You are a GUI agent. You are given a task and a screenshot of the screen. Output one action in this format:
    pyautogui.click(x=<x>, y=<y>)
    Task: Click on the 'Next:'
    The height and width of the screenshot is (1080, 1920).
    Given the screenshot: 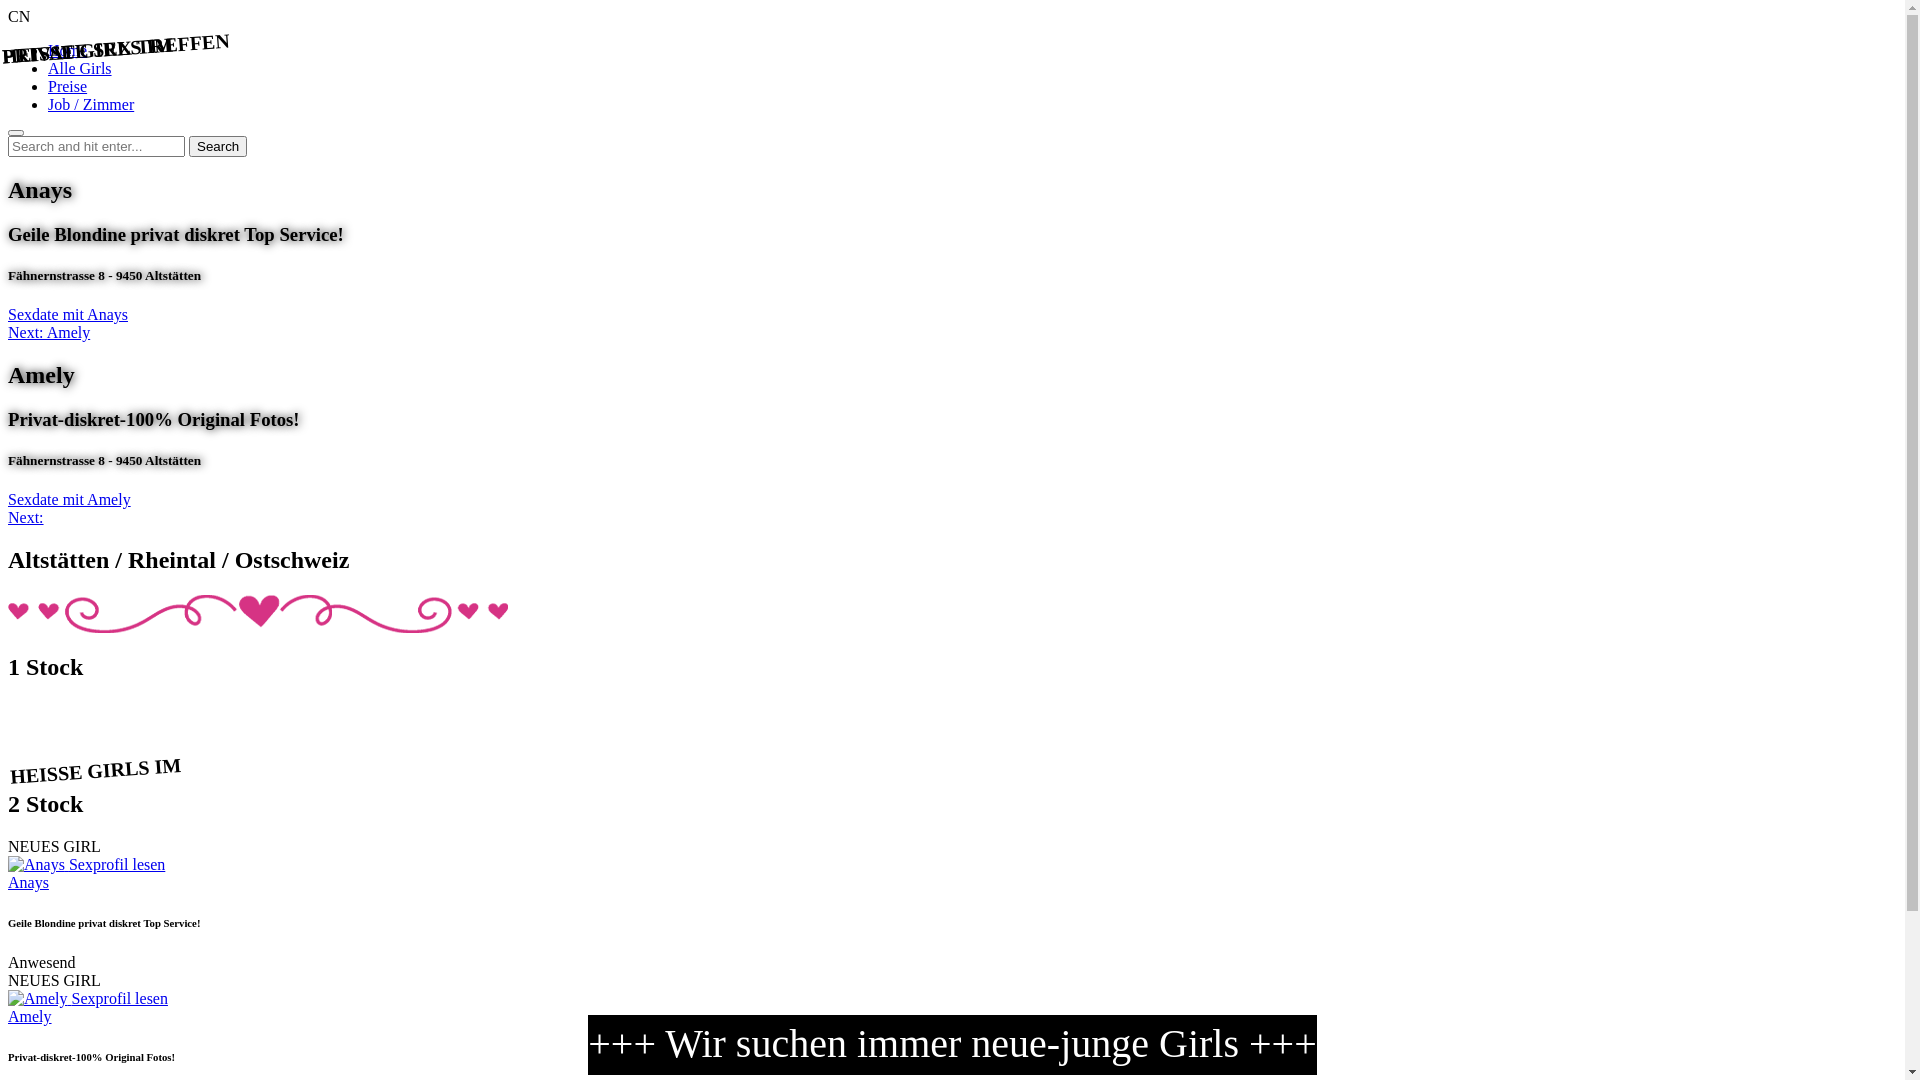 What is the action you would take?
    pyautogui.click(x=25, y=516)
    